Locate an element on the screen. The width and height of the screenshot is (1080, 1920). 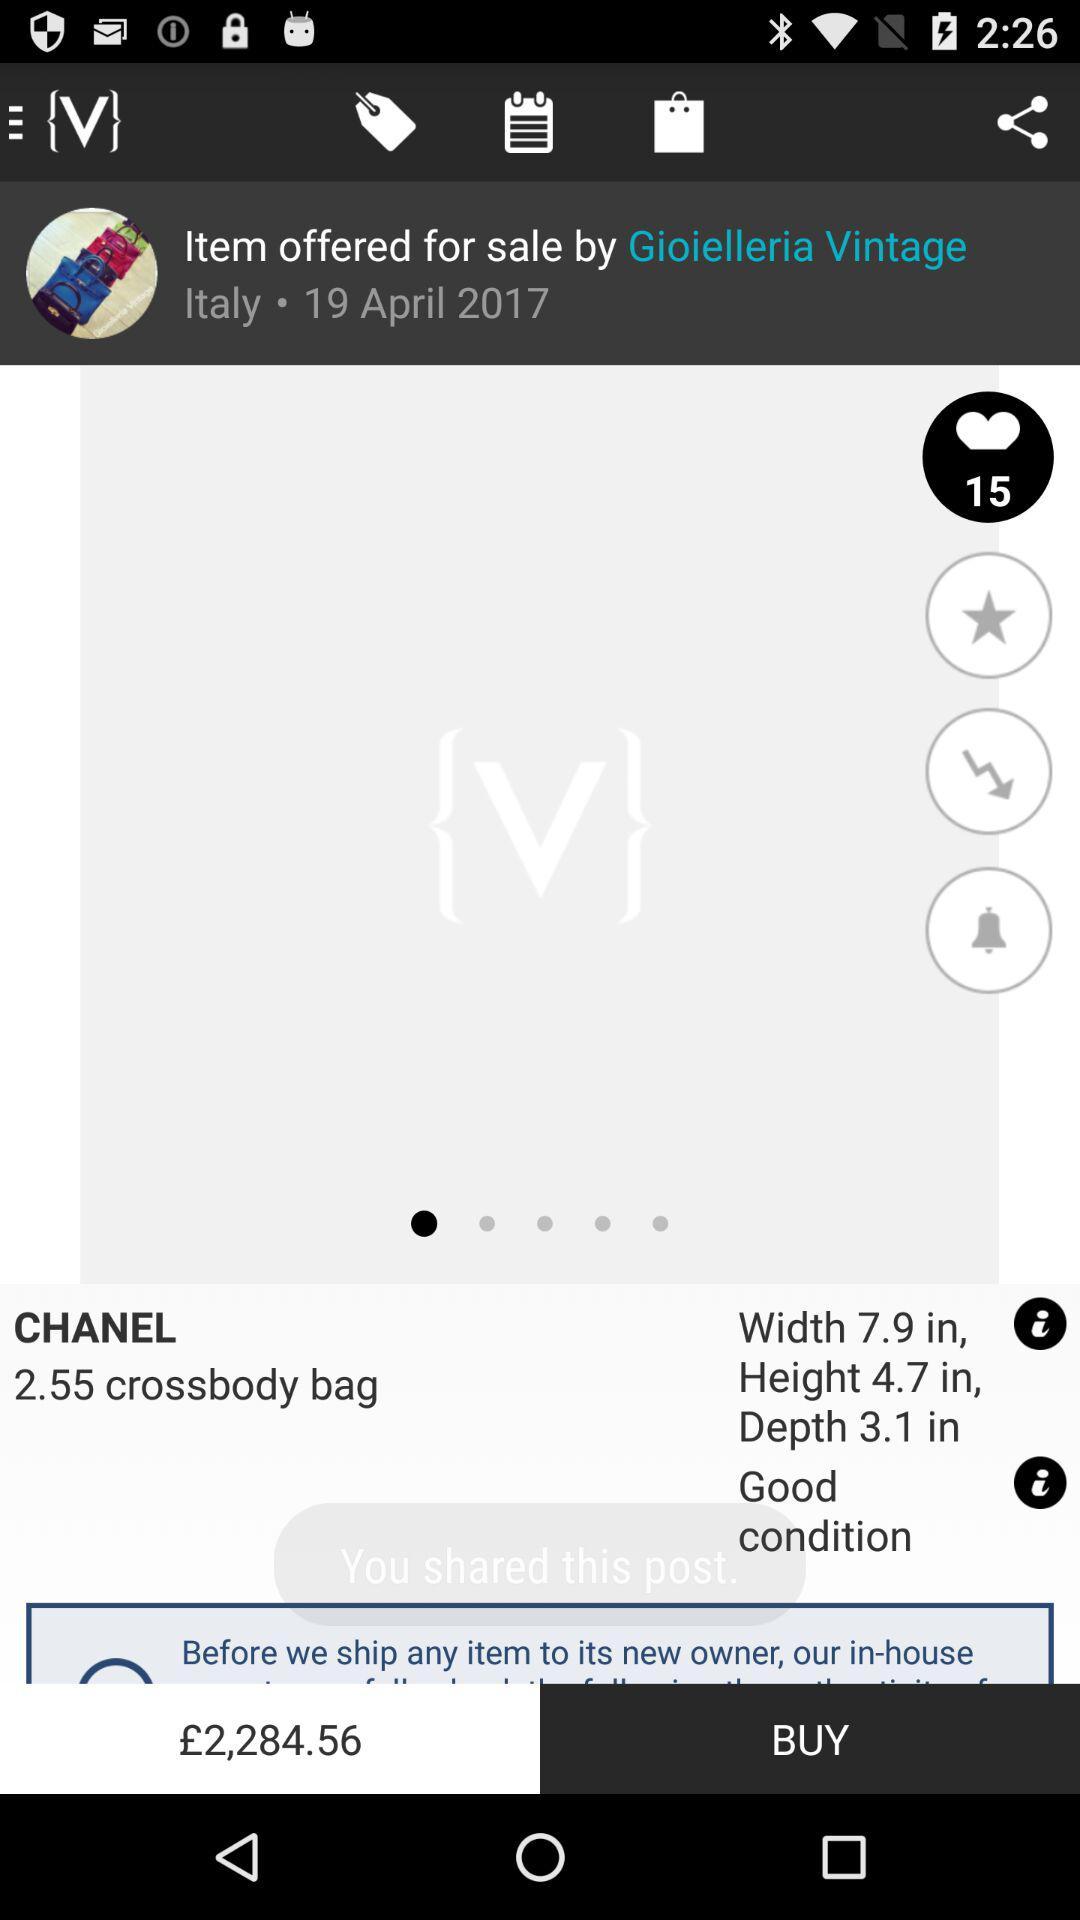
the icon below before we ship app is located at coordinates (810, 1737).